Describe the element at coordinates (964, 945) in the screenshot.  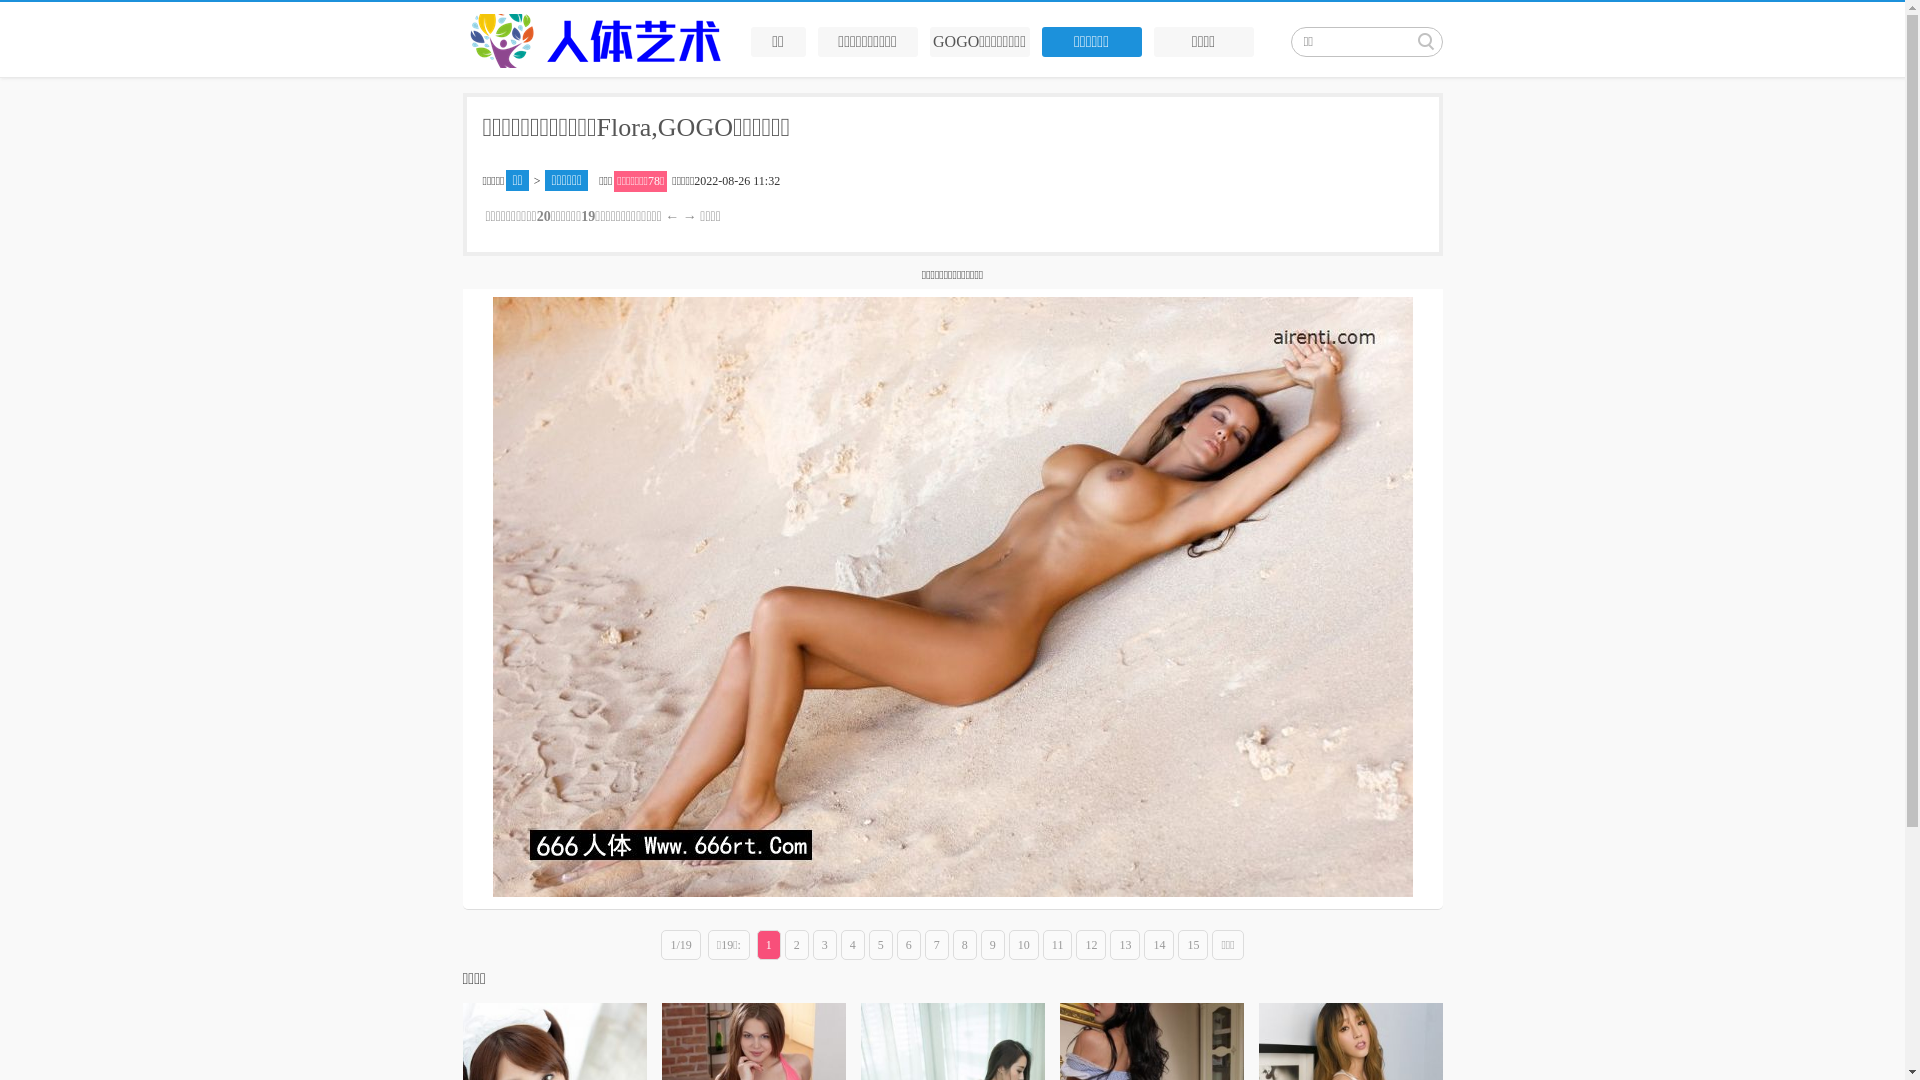
I see `'8'` at that location.